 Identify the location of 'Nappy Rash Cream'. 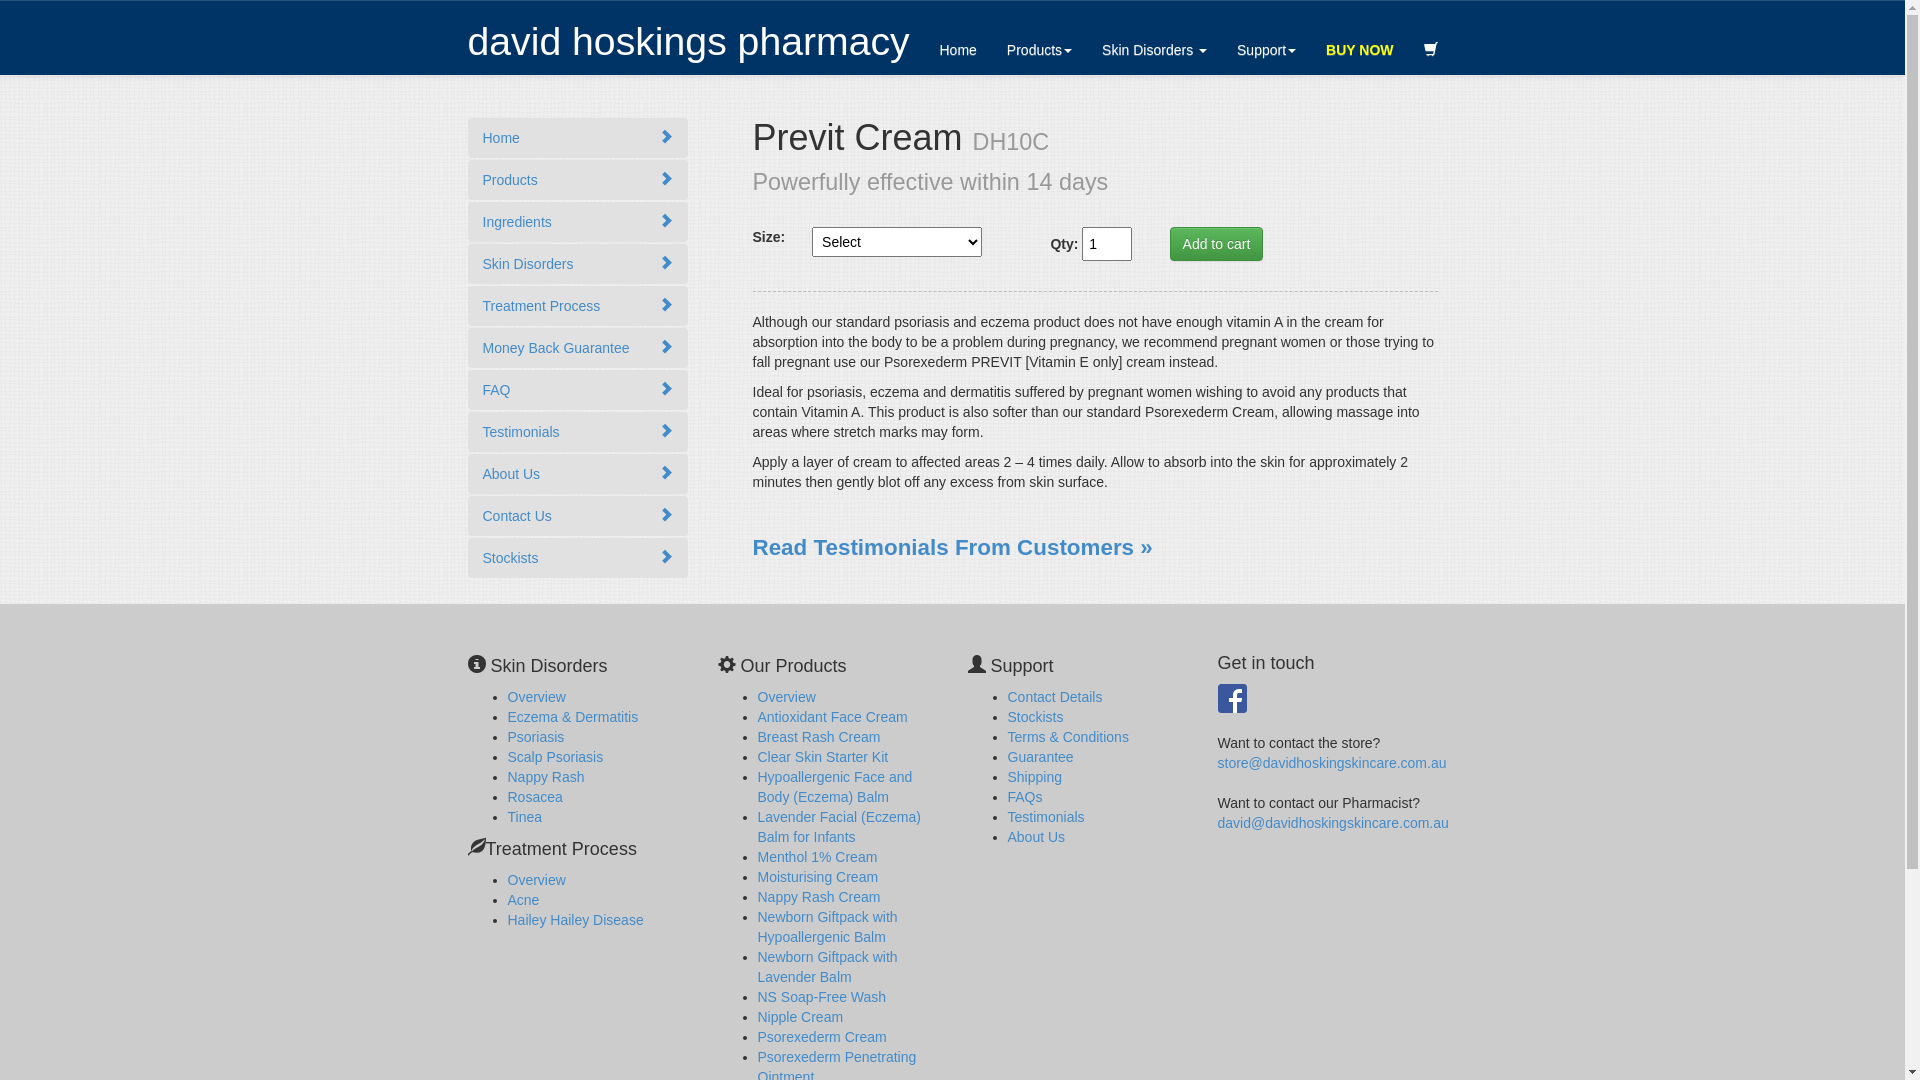
(819, 896).